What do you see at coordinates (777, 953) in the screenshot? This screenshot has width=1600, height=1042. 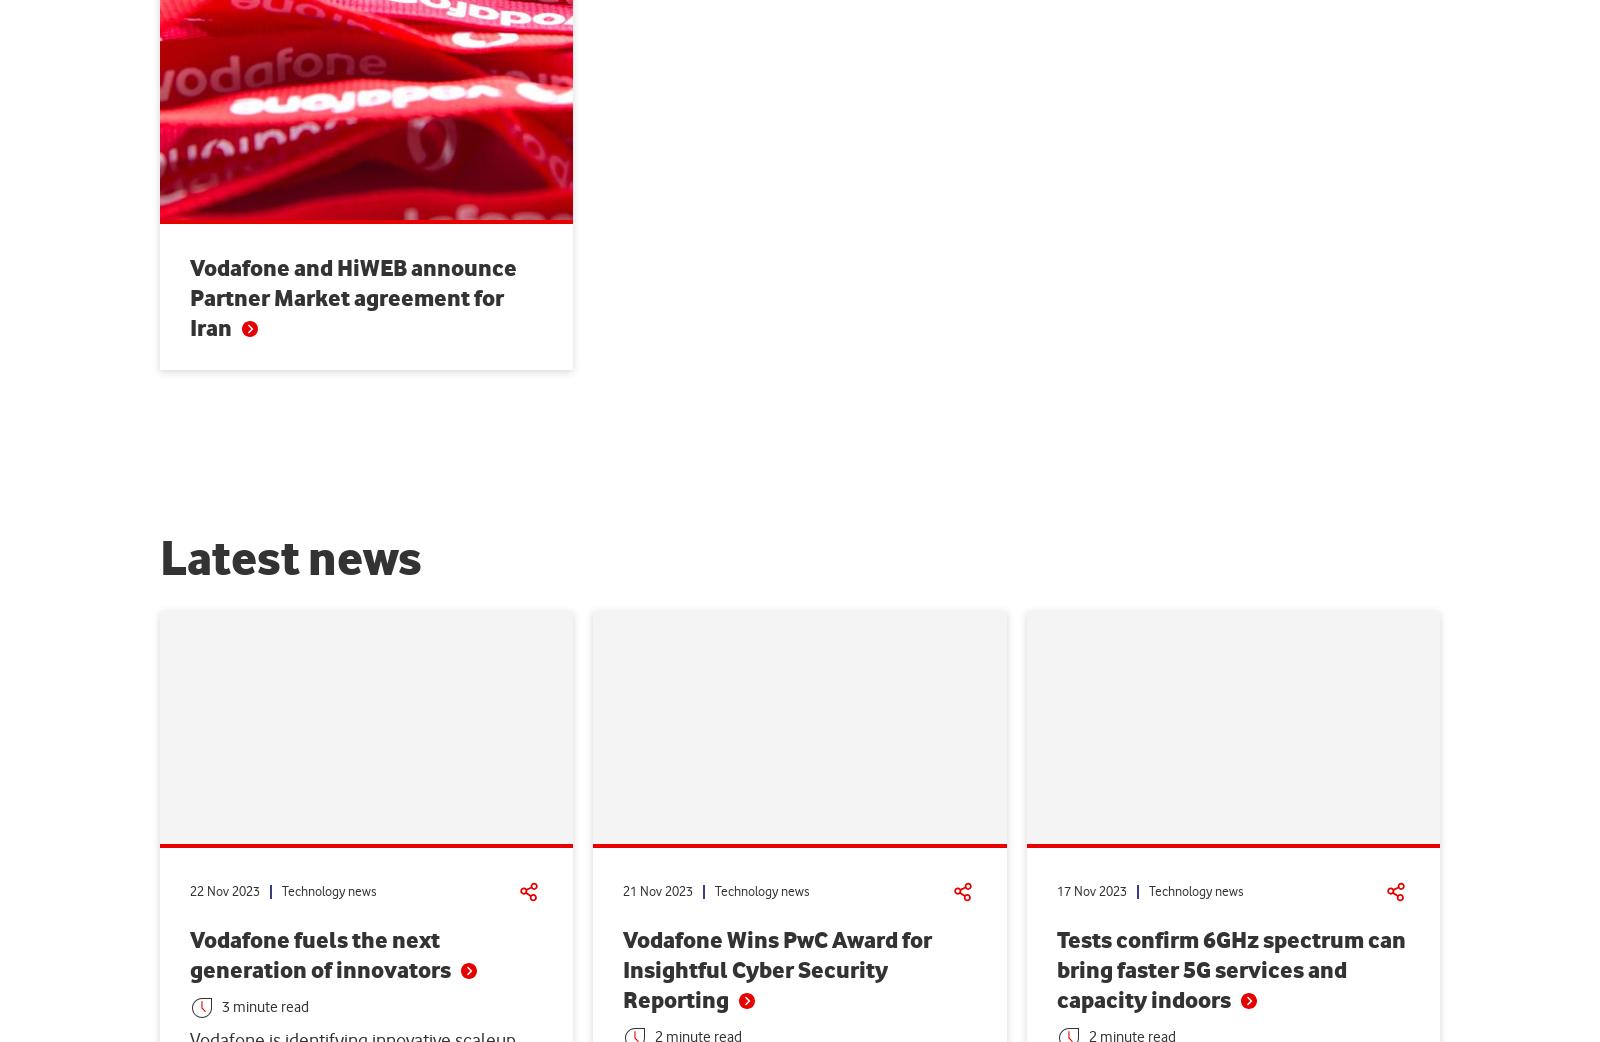 I see `'Vodafone Wins PwC Award for Insightful Cyber Security'` at bounding box center [777, 953].